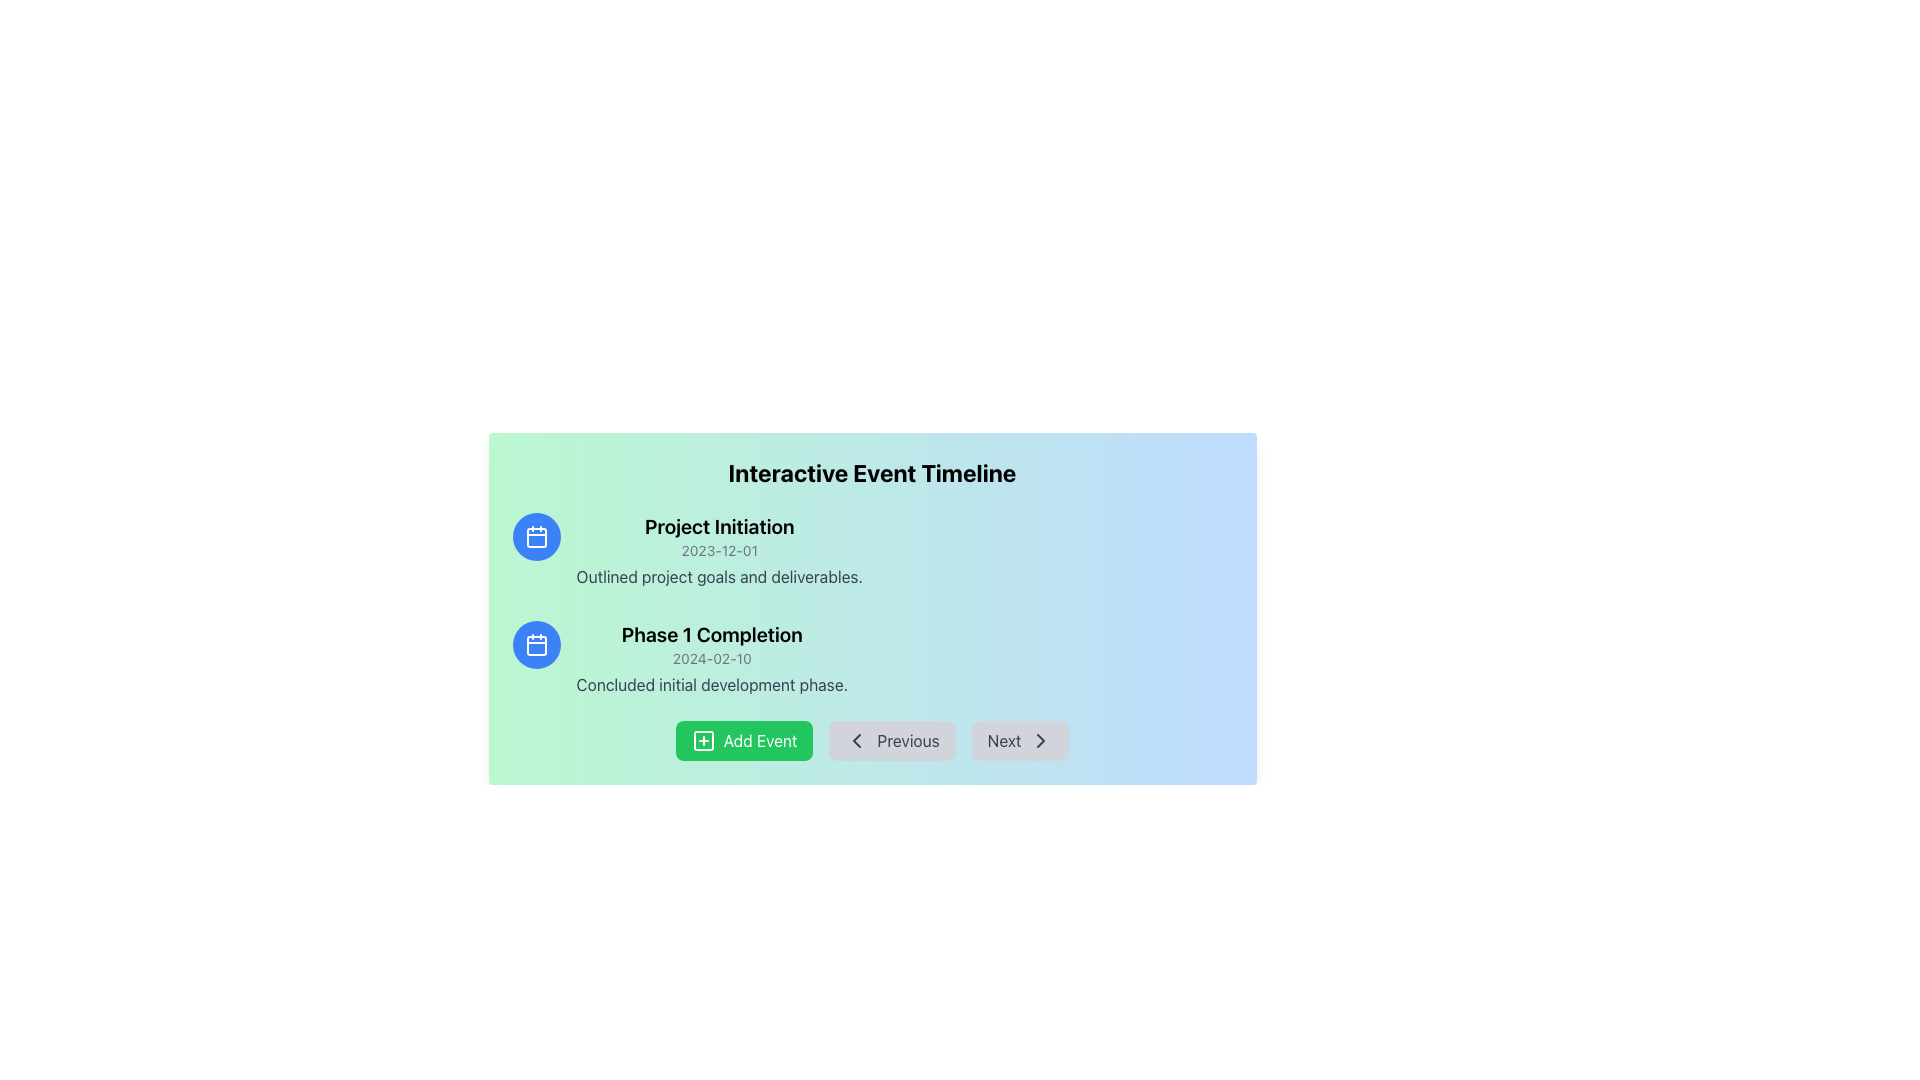 This screenshot has height=1080, width=1920. What do you see at coordinates (712, 684) in the screenshot?
I see `the text label providing additional detail about the 'Phase 1 Completion' event located below '2024-02-10' on the green background in the timeline` at bounding box center [712, 684].